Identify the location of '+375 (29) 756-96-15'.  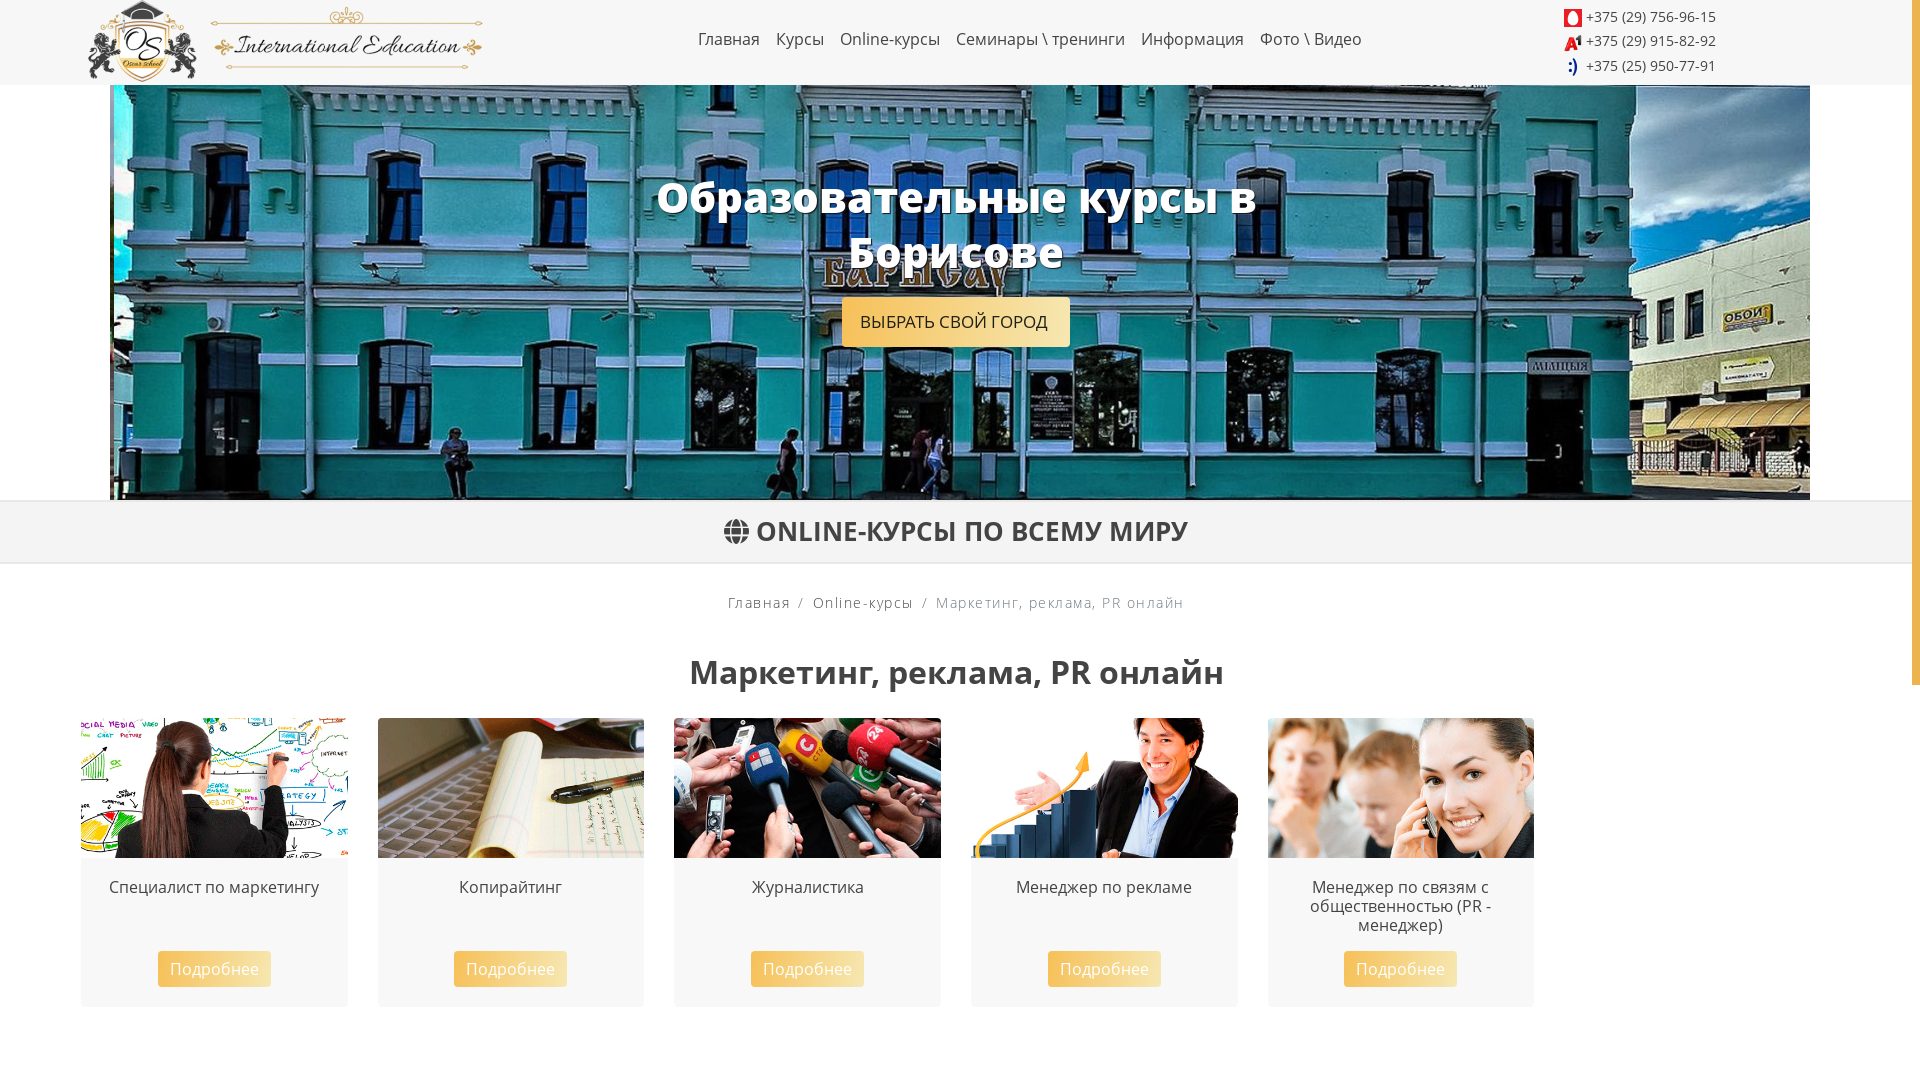
(1651, 16).